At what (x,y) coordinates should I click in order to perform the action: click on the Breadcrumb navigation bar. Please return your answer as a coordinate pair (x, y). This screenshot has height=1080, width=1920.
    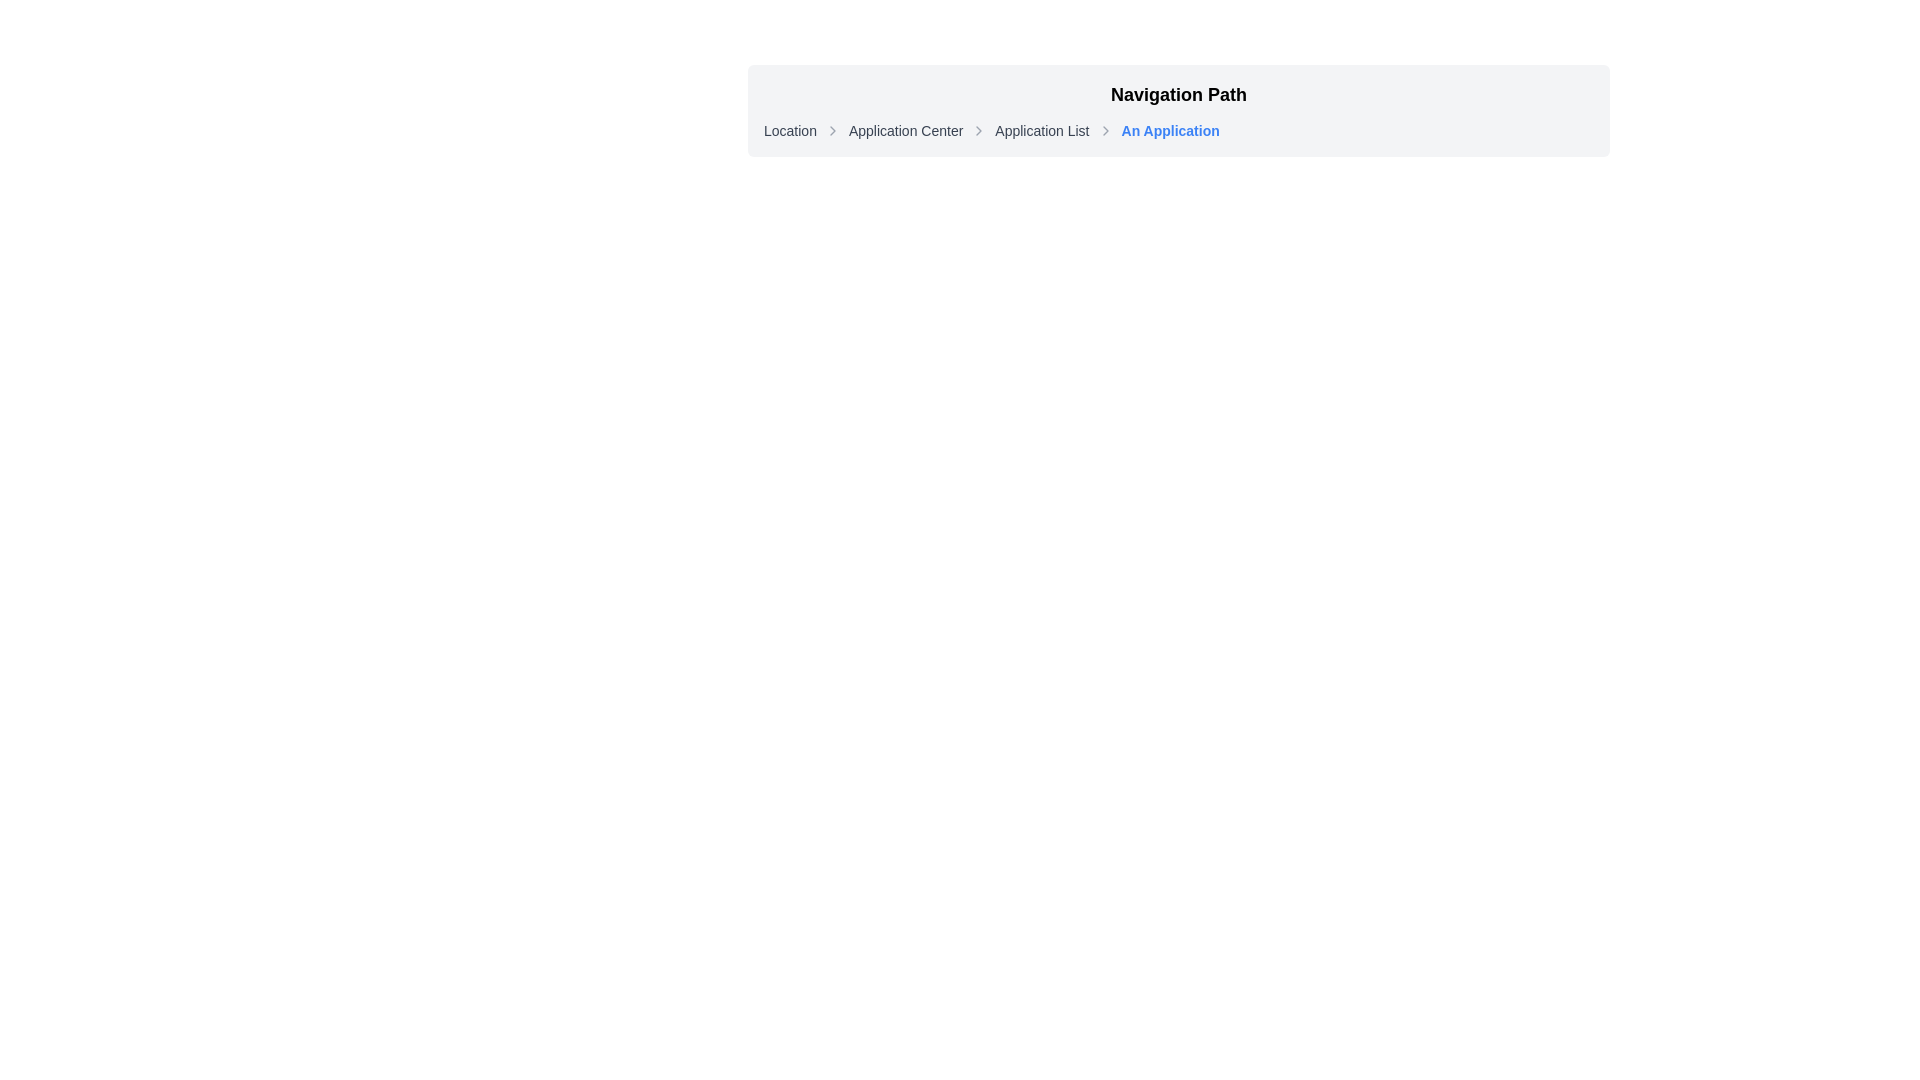
    Looking at the image, I should click on (1179, 131).